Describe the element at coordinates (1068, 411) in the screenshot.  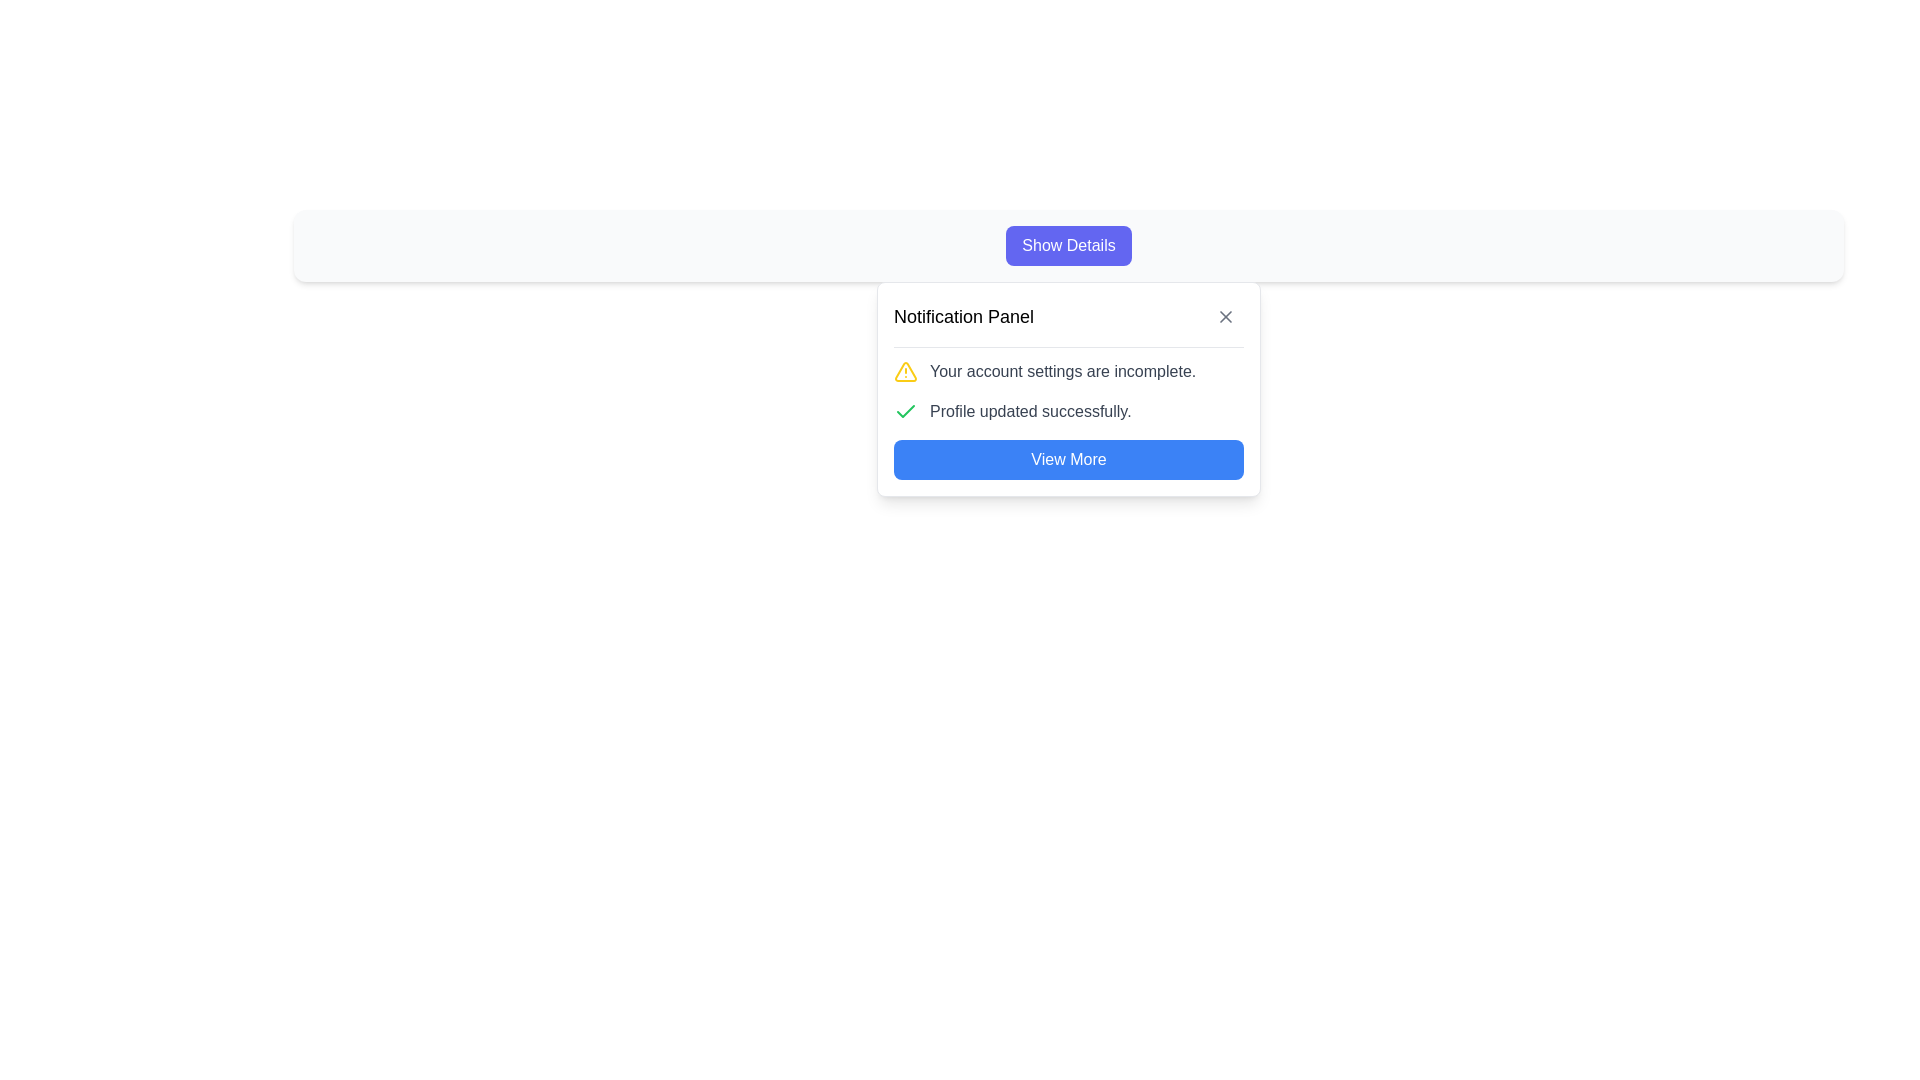
I see `notification message displaying 'Profile updated successfully.' which is located below the 'Your account settings are incomplete.' message and features a green checkmark icon` at that location.